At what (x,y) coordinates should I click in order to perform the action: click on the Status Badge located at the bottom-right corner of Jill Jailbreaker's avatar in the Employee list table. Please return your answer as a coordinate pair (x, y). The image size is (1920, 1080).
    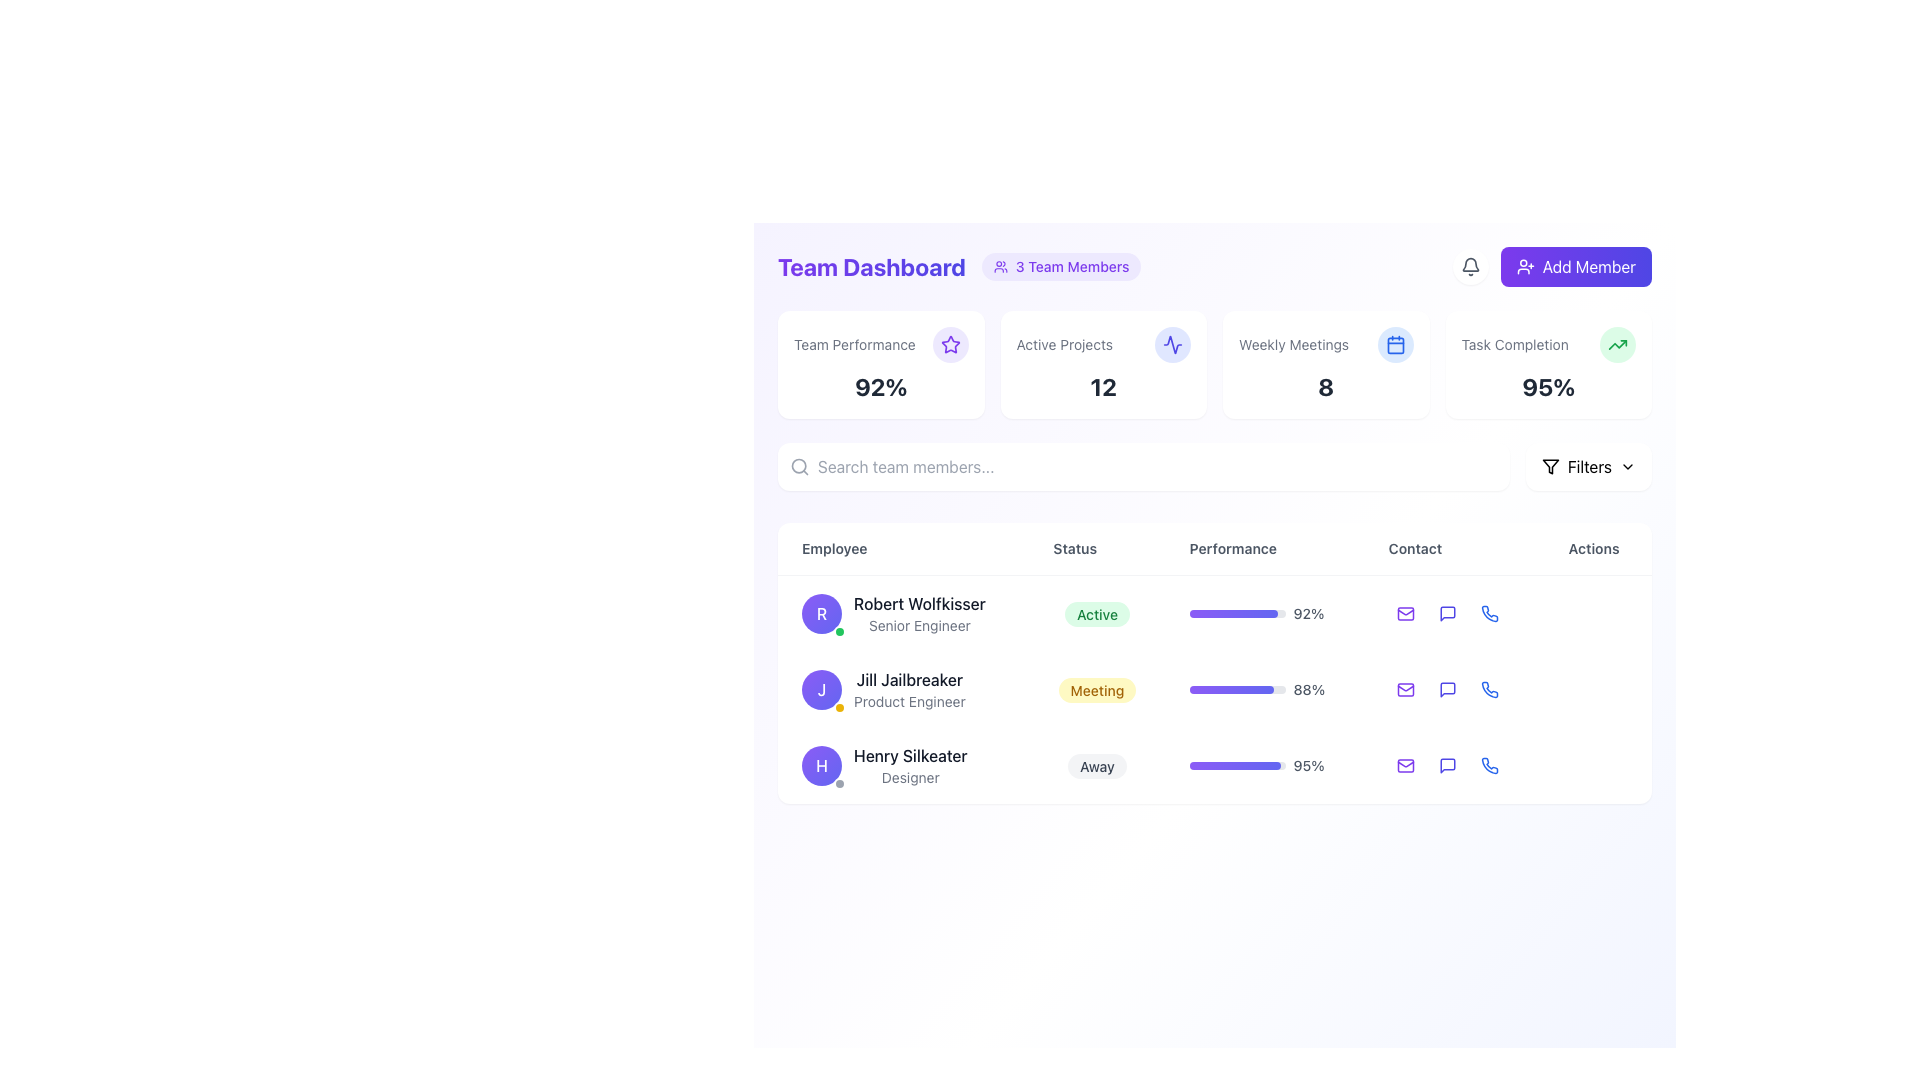
    Looking at the image, I should click on (840, 707).